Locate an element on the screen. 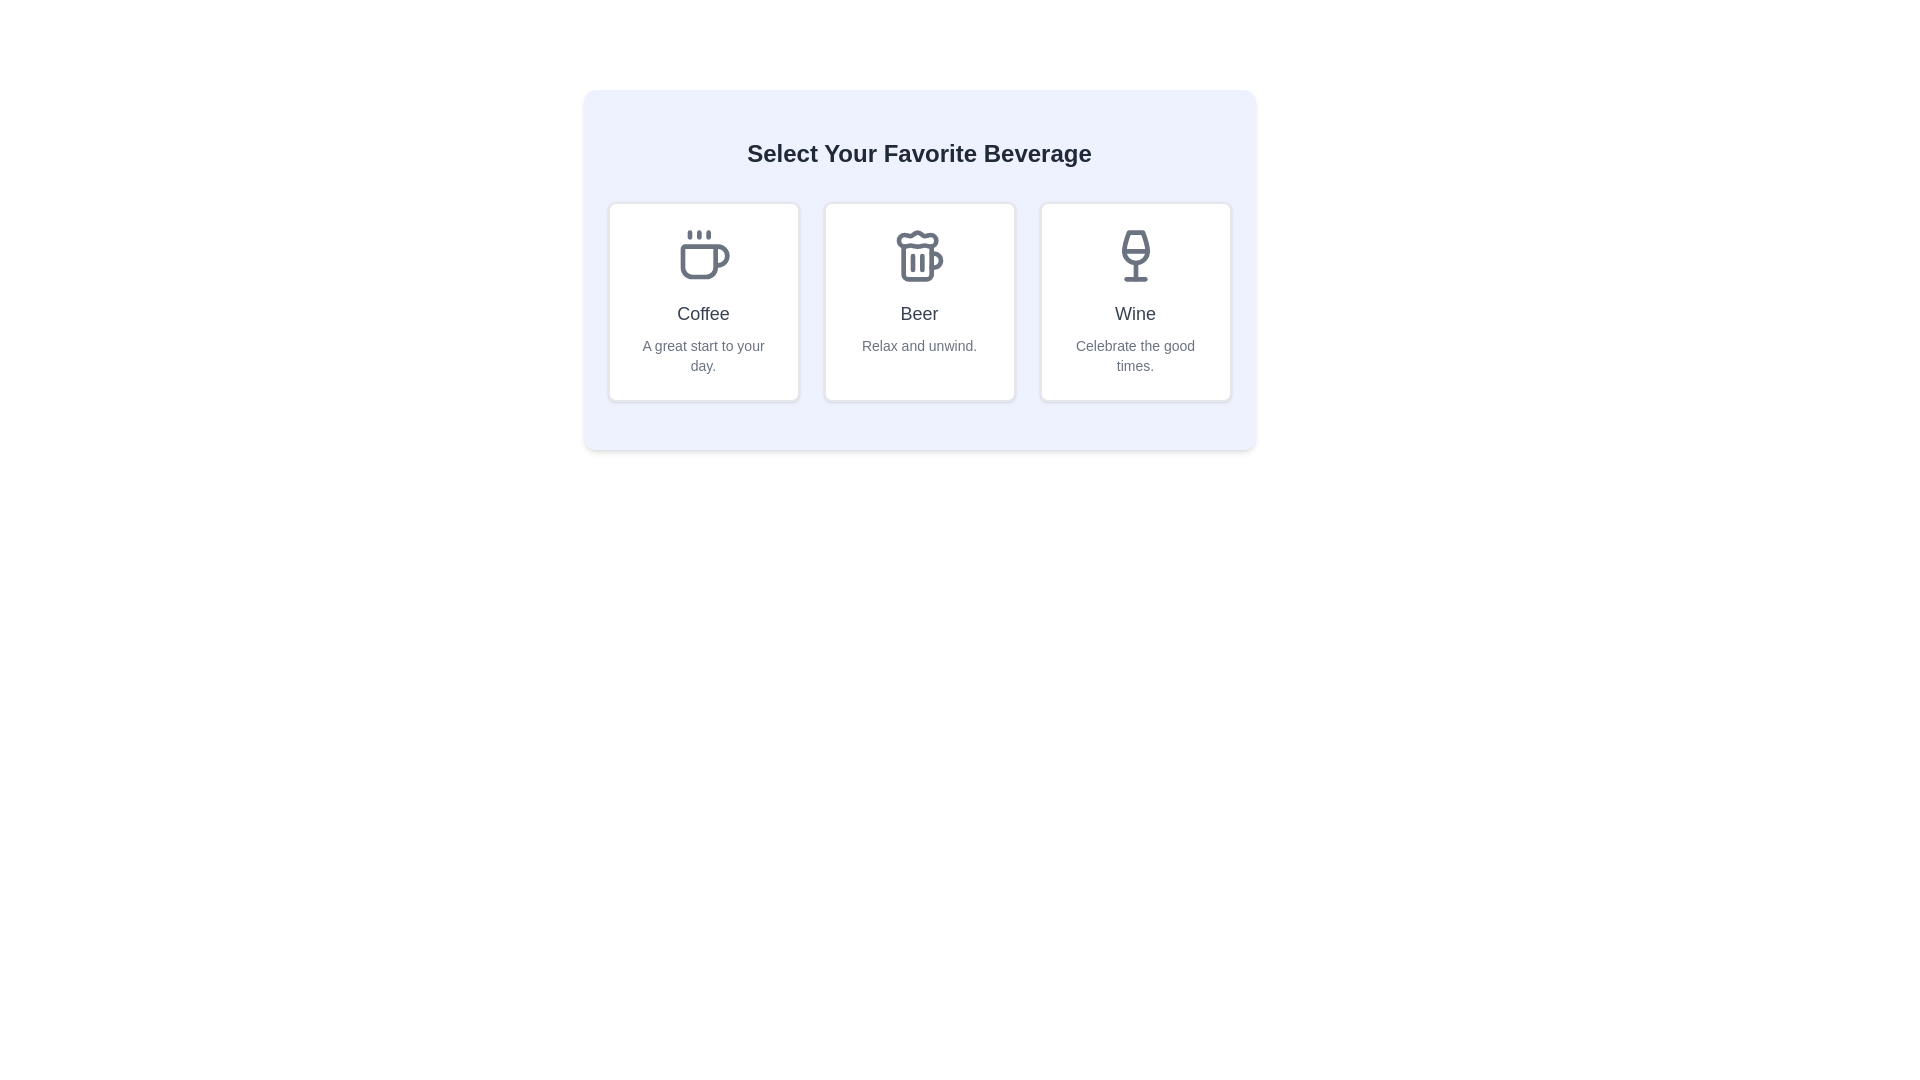 Image resolution: width=1920 pixels, height=1080 pixels. the Icon Component resembling a beer mug handle is located at coordinates (916, 261).